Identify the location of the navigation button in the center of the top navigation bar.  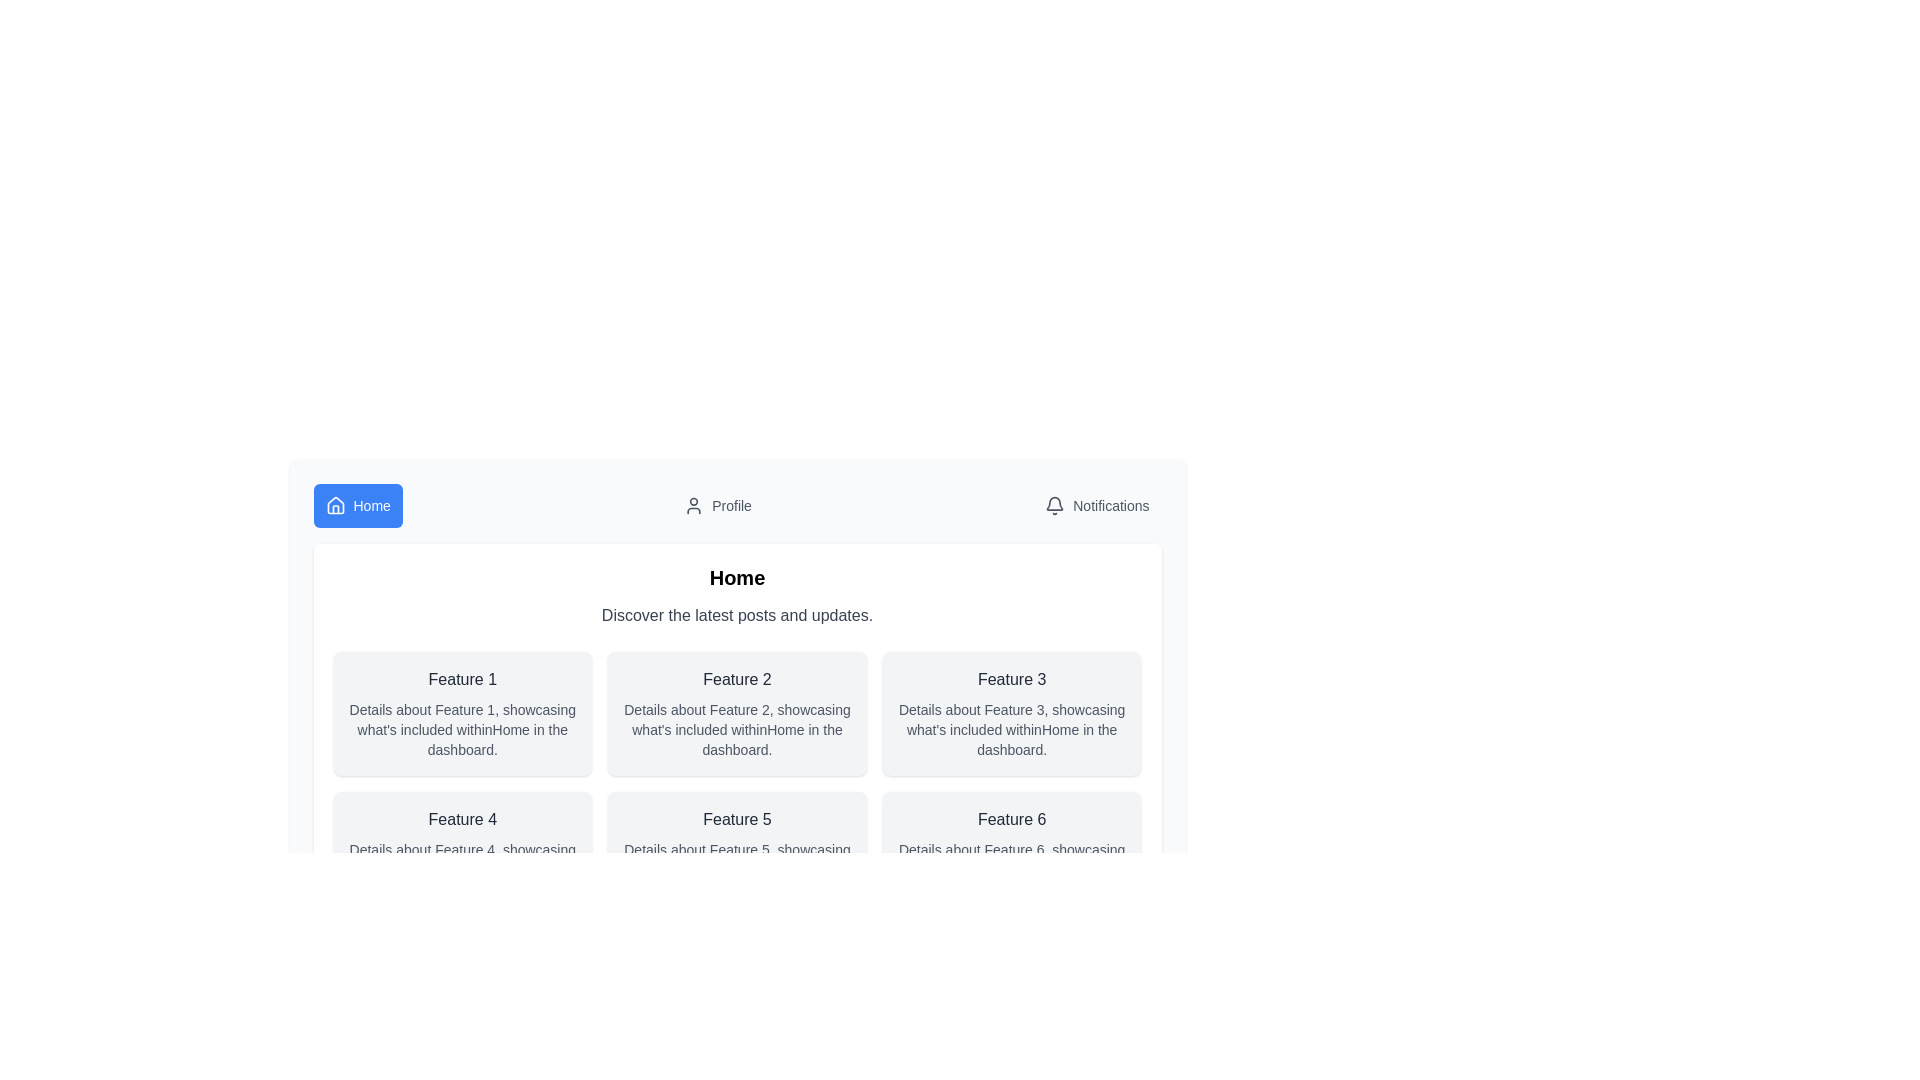
(718, 504).